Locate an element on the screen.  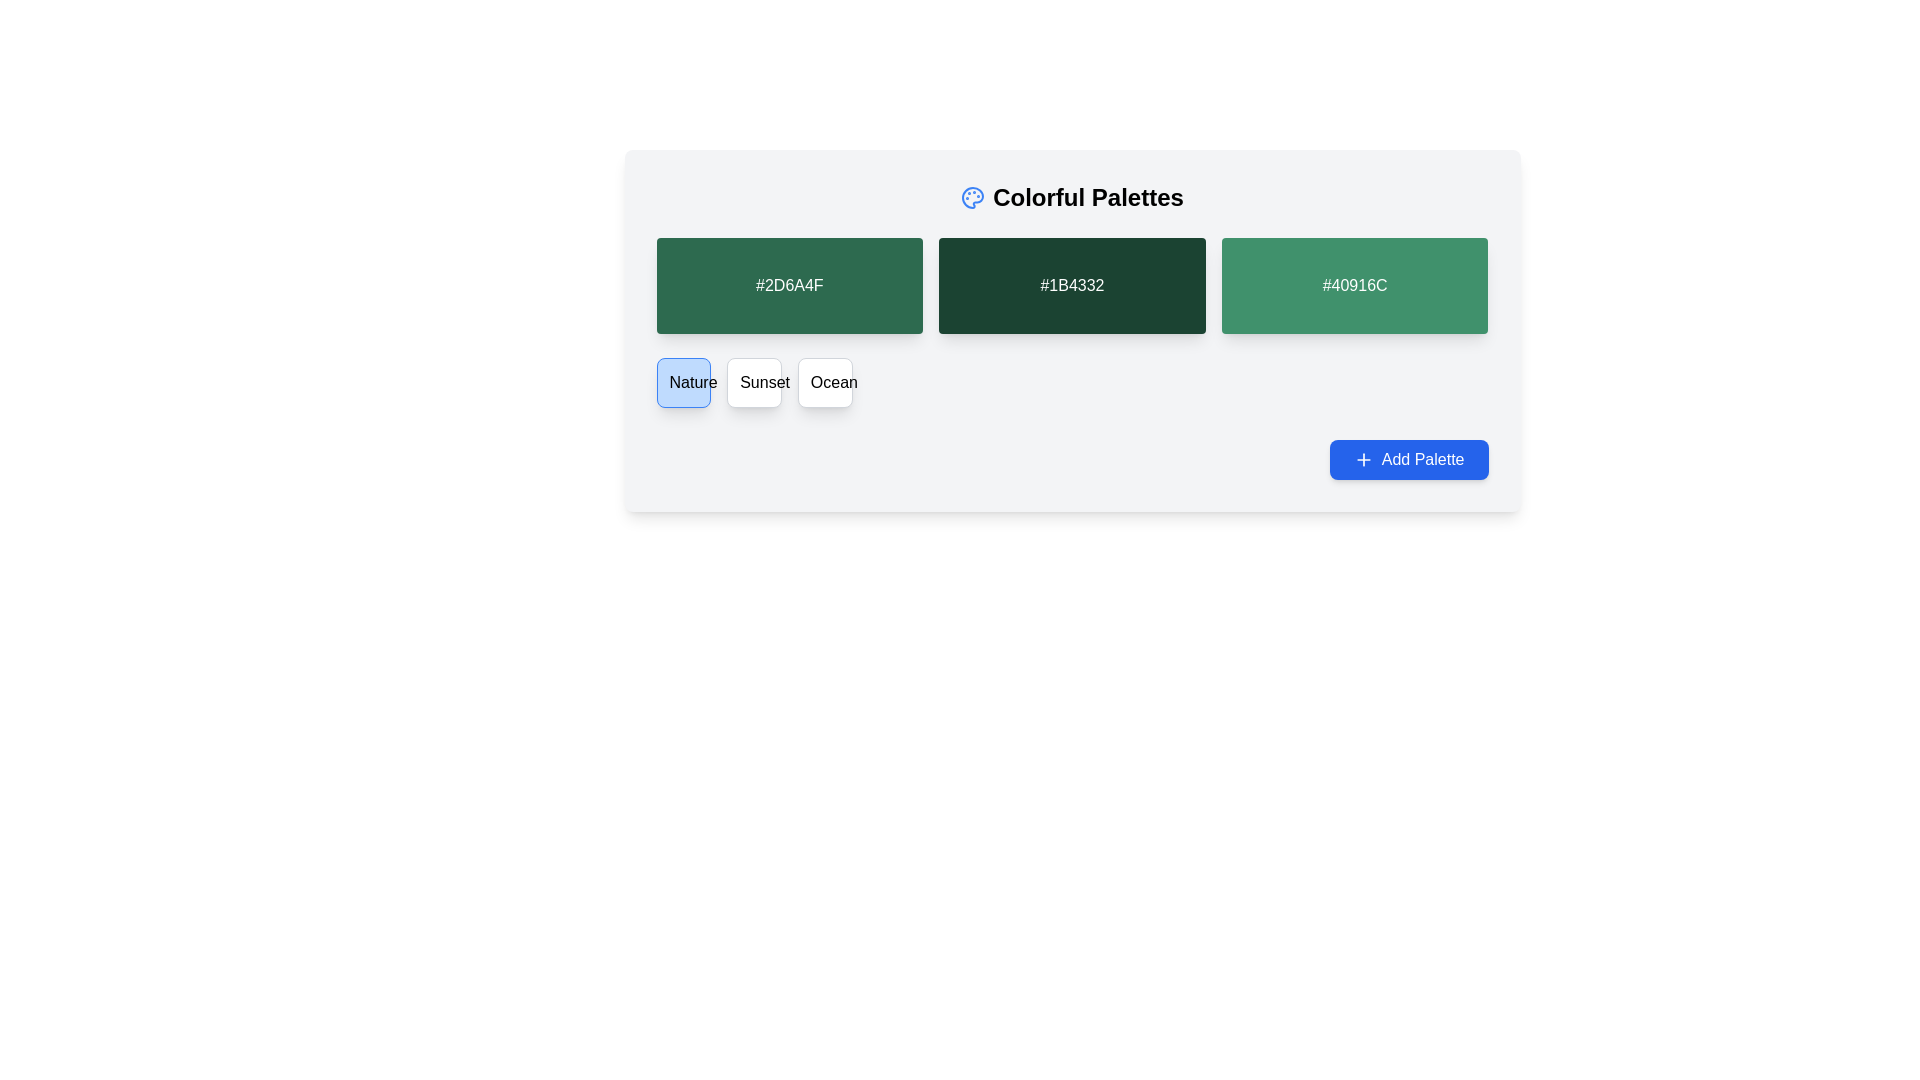
the second color swatch color box with the color code '#1B4332' to copy the color code is located at coordinates (1071, 330).